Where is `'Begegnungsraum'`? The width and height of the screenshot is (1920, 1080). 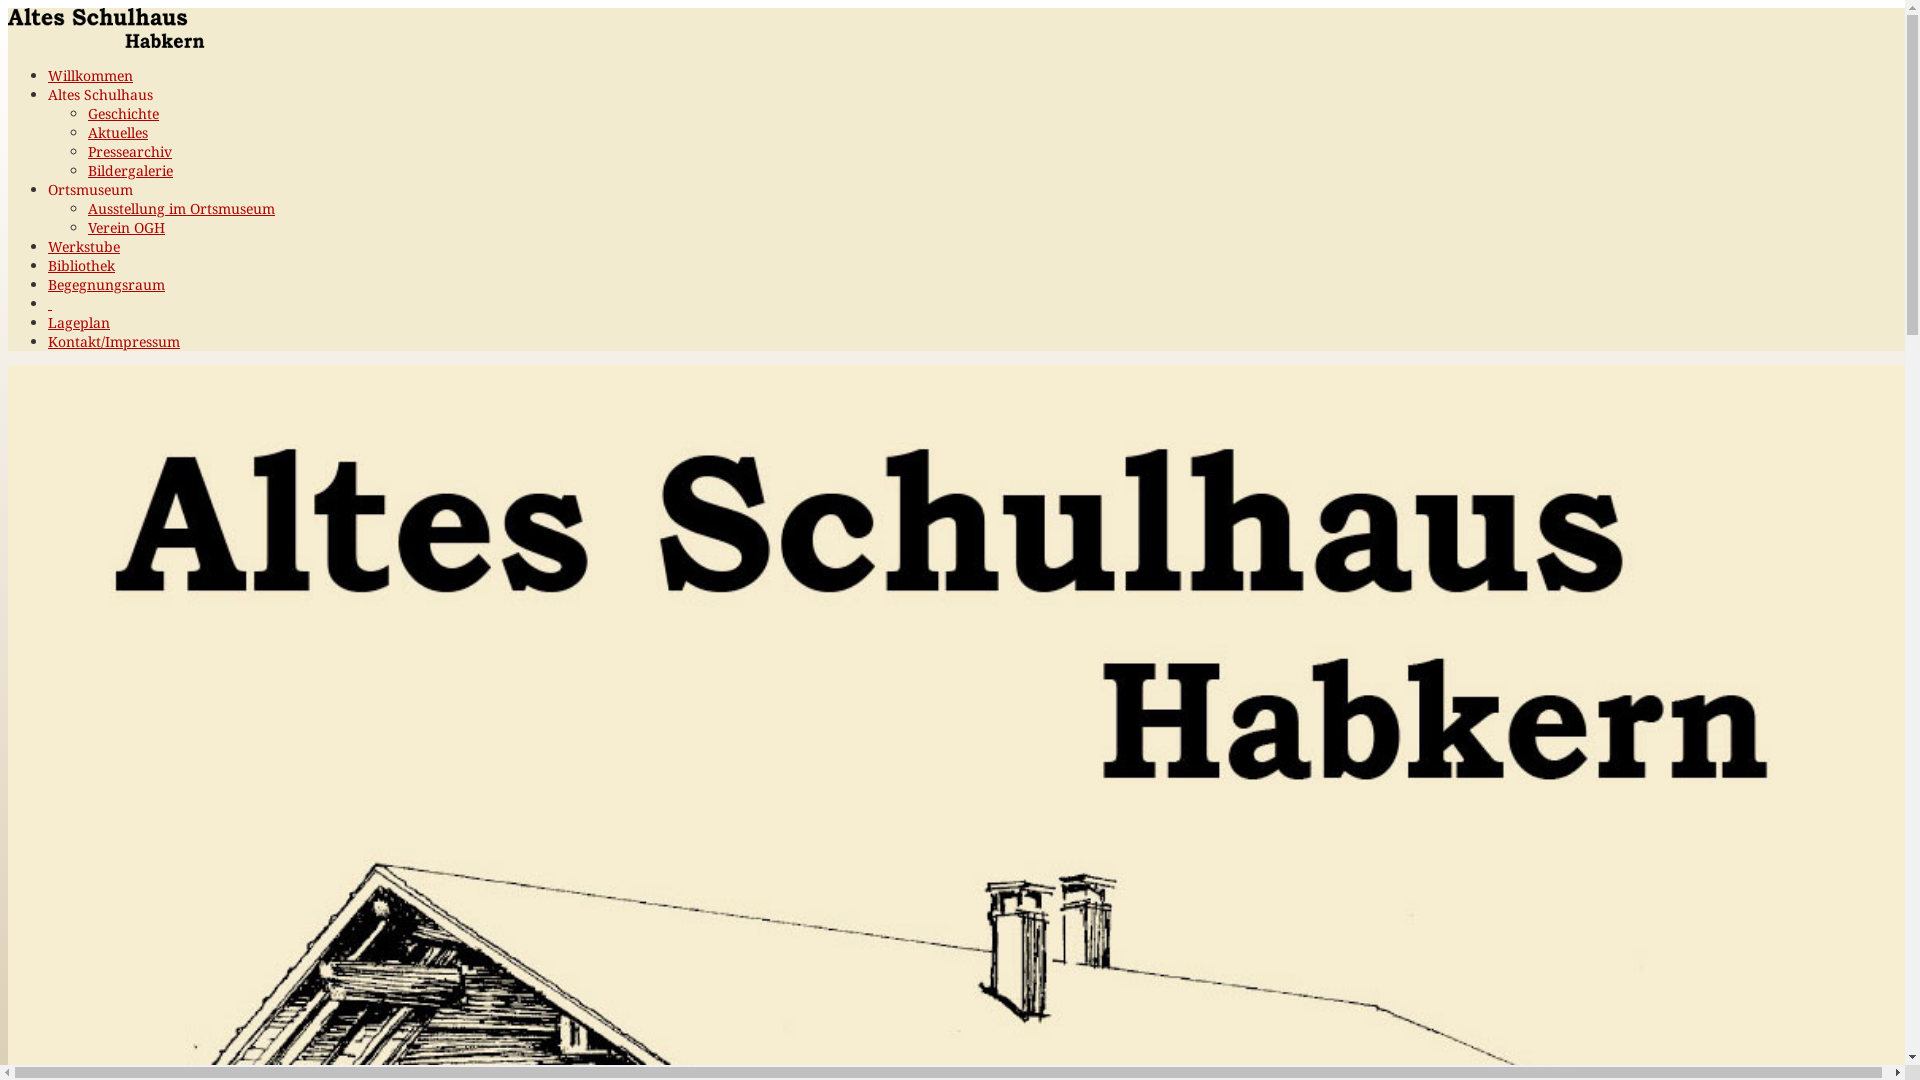 'Begegnungsraum' is located at coordinates (105, 284).